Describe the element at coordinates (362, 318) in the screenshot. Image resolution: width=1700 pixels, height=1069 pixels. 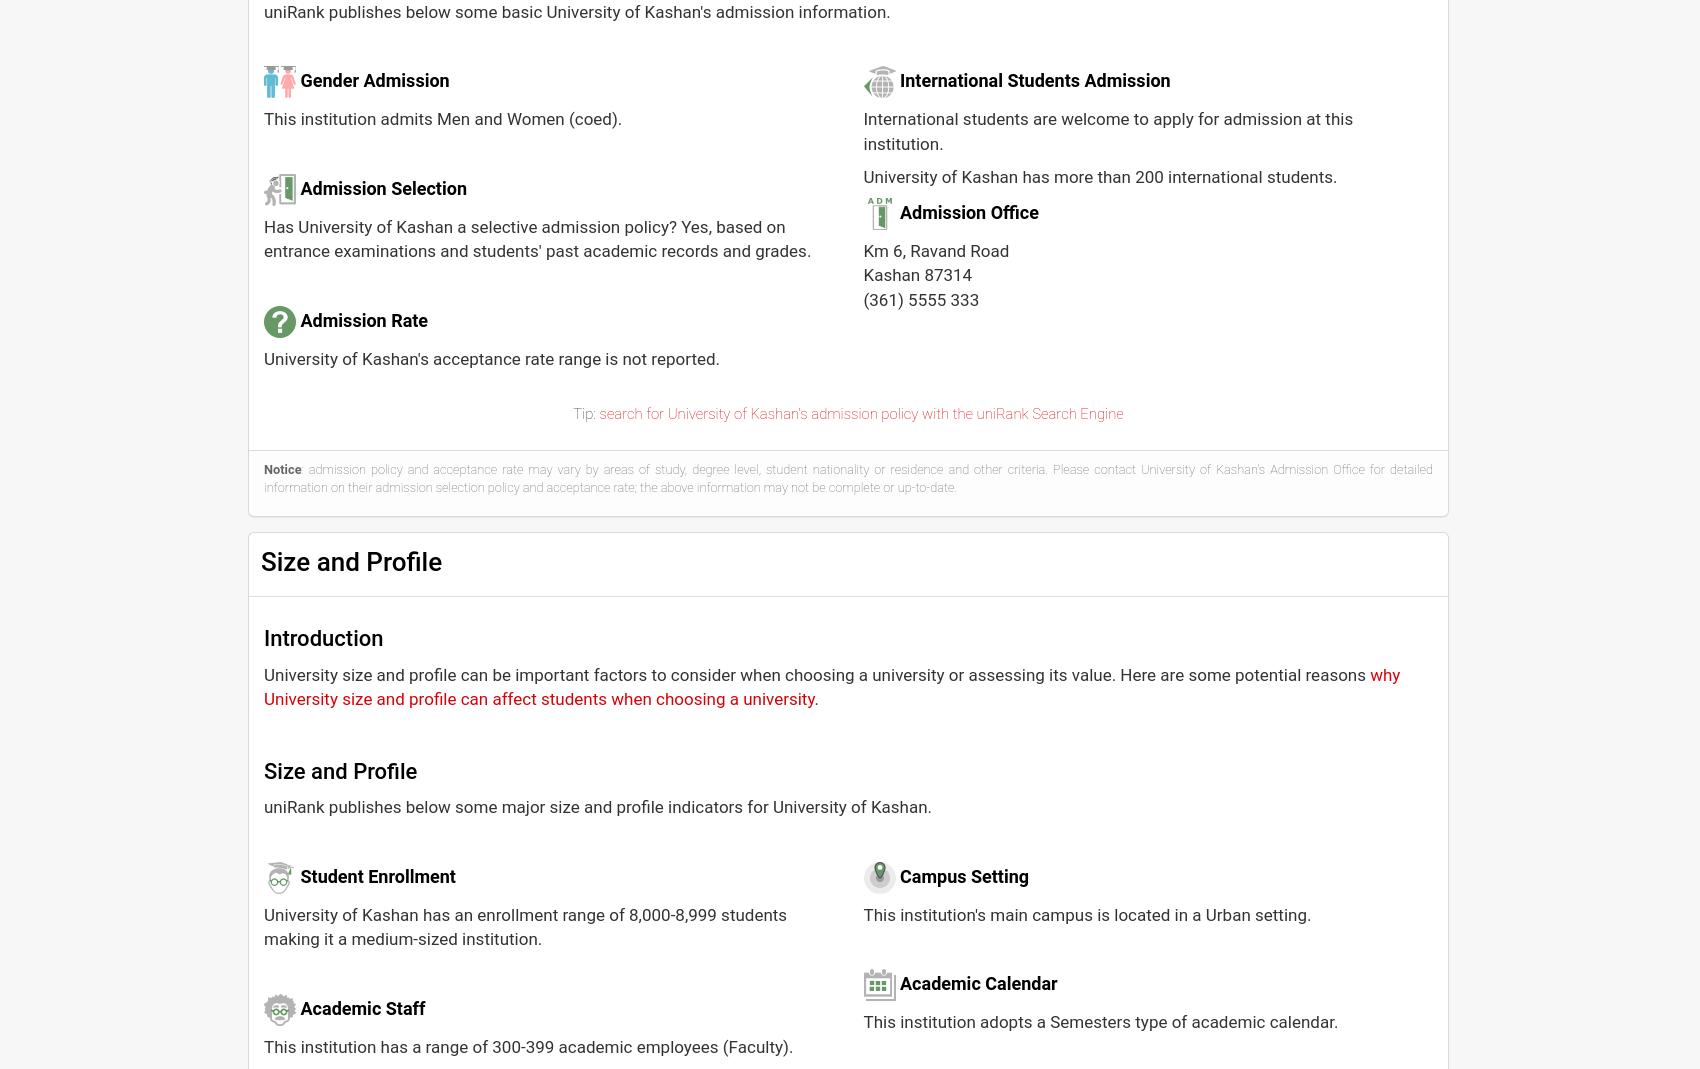
I see `'Admission Rate'` at that location.